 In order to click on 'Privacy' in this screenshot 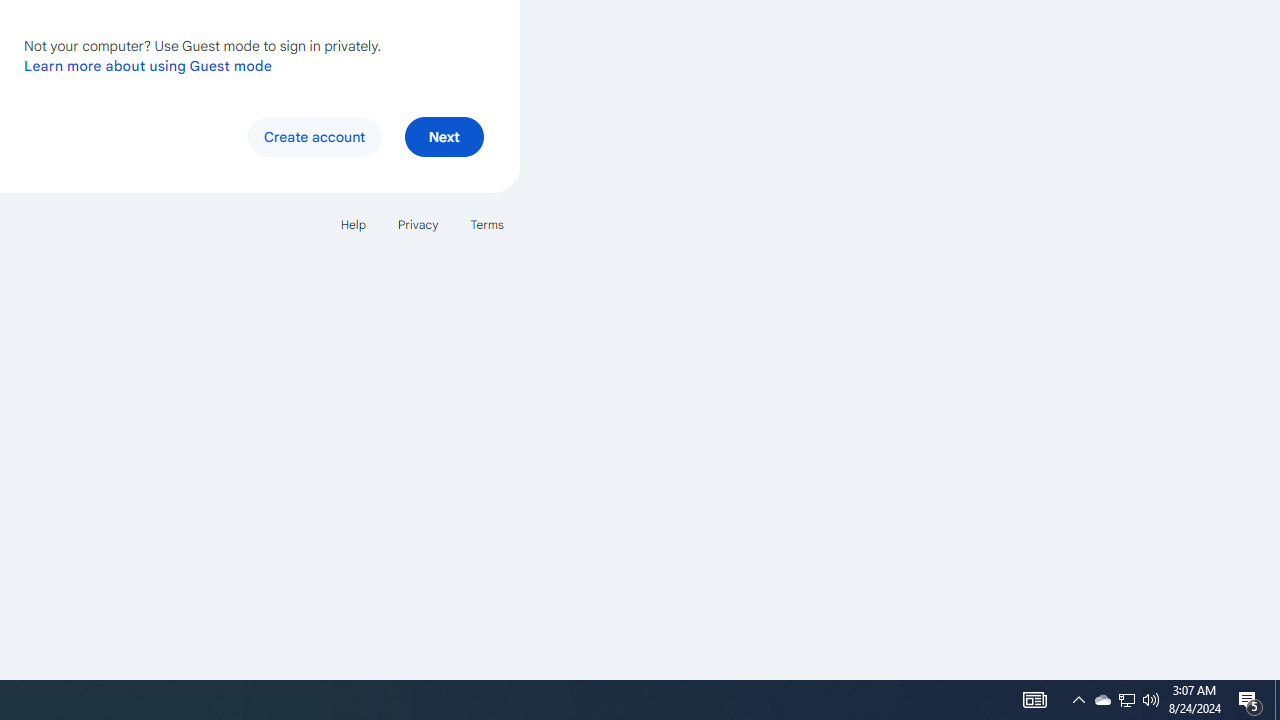, I will do `click(416, 224)`.